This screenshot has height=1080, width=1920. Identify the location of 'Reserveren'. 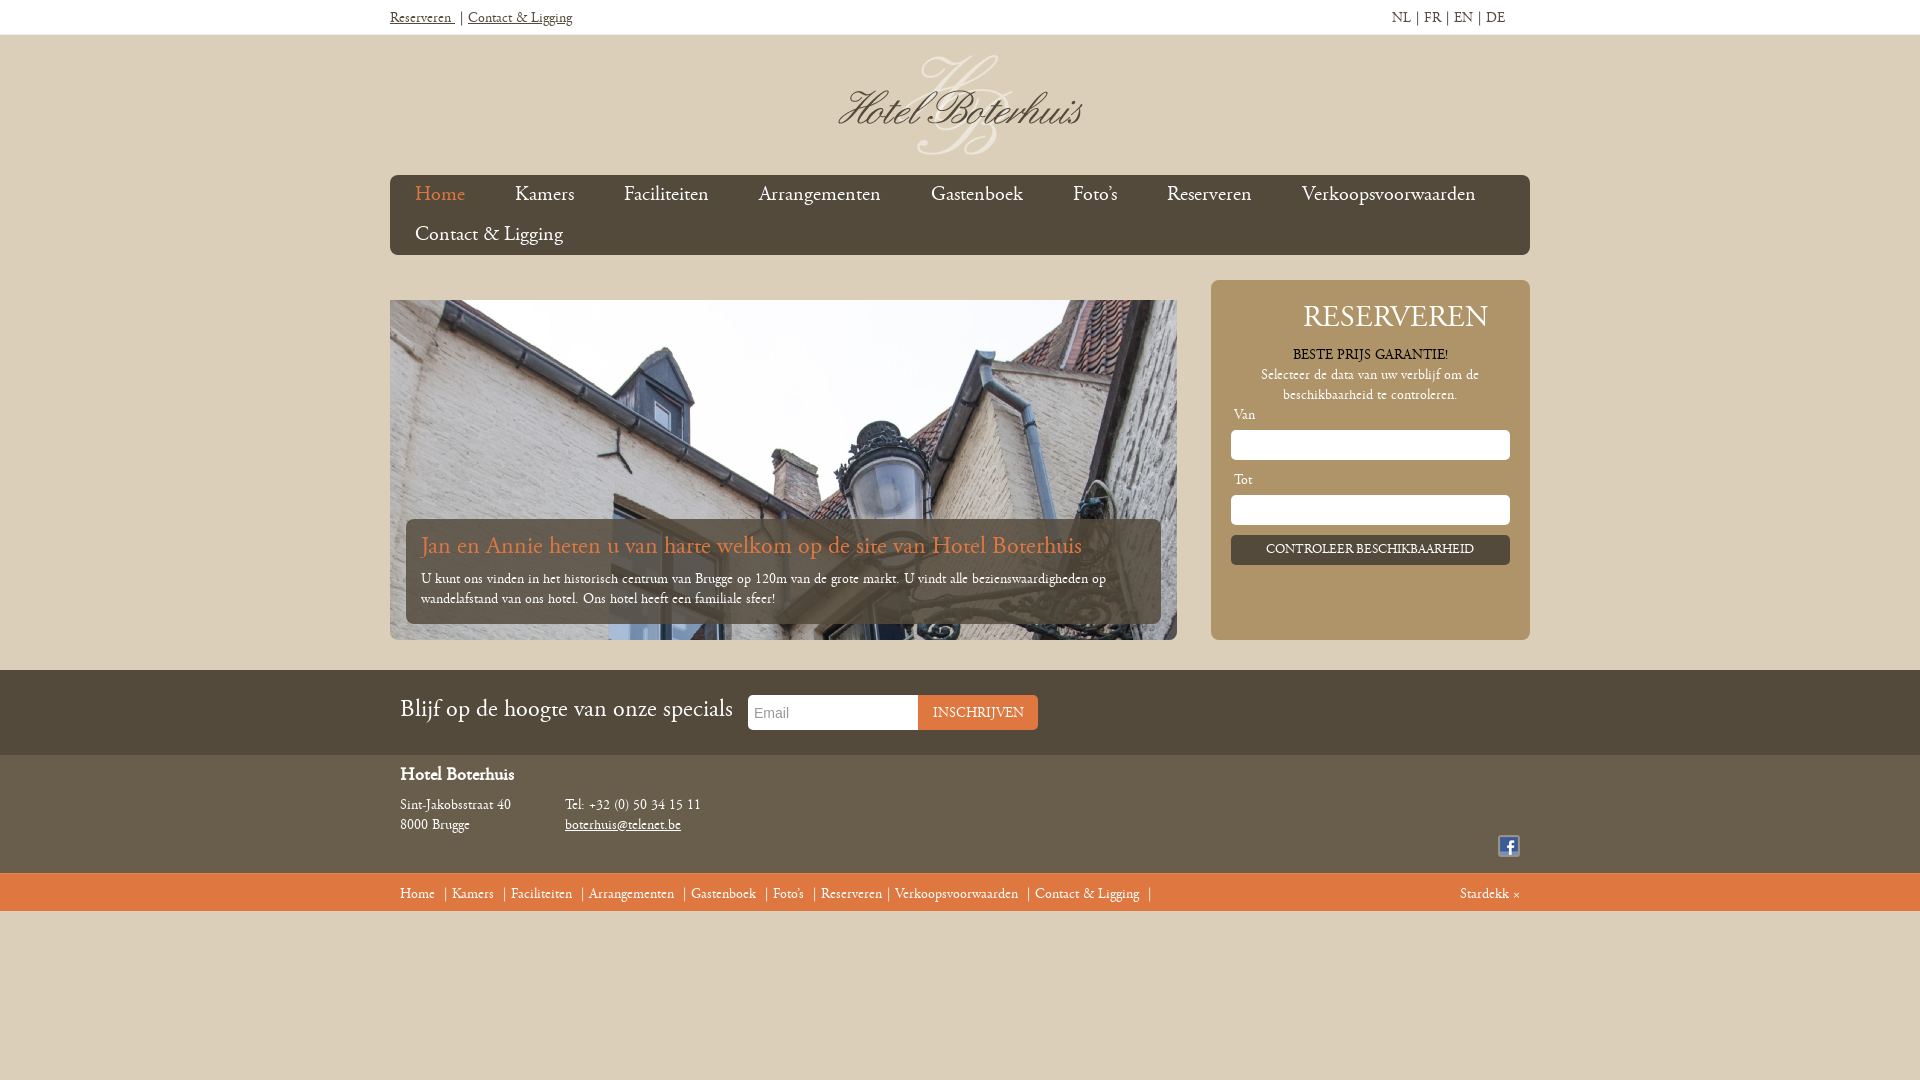
(1208, 195).